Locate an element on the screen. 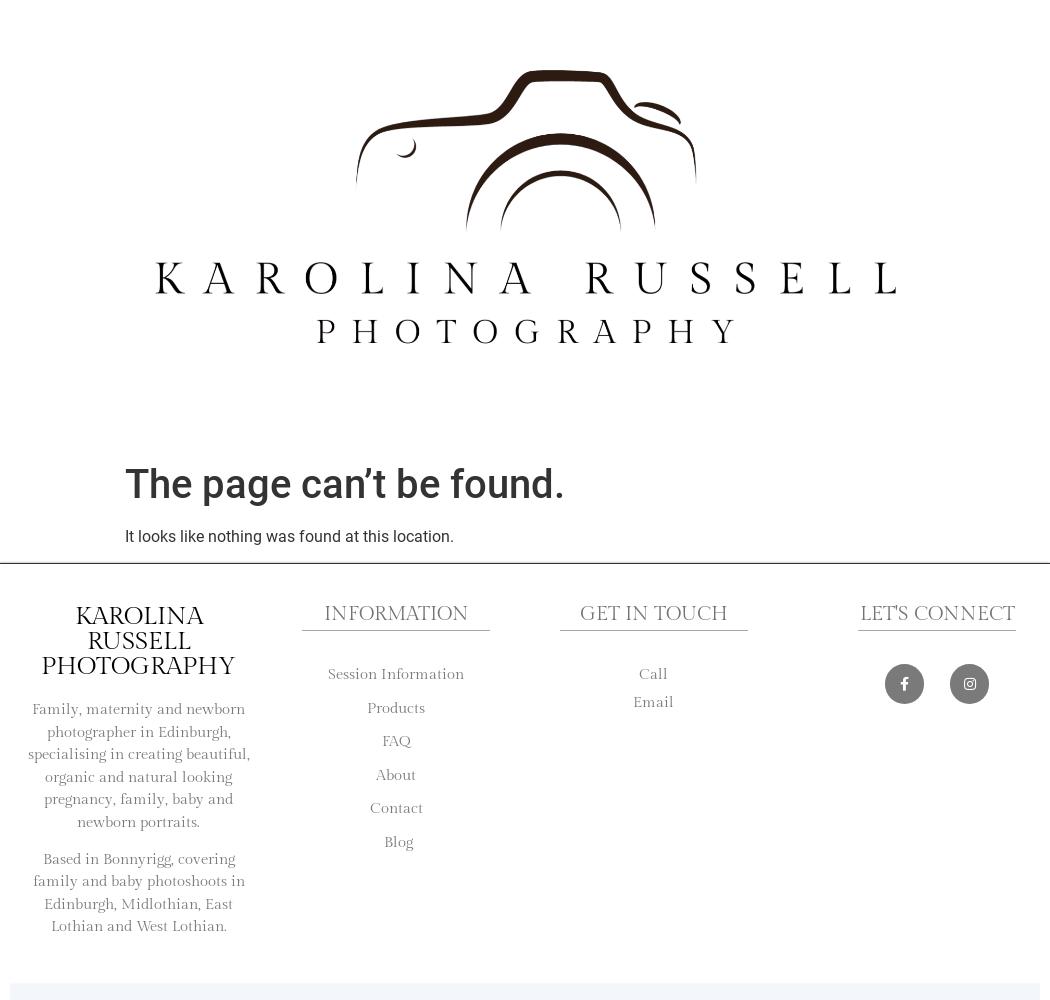 The image size is (1050, 1000). 'Information' is located at coordinates (322, 613).